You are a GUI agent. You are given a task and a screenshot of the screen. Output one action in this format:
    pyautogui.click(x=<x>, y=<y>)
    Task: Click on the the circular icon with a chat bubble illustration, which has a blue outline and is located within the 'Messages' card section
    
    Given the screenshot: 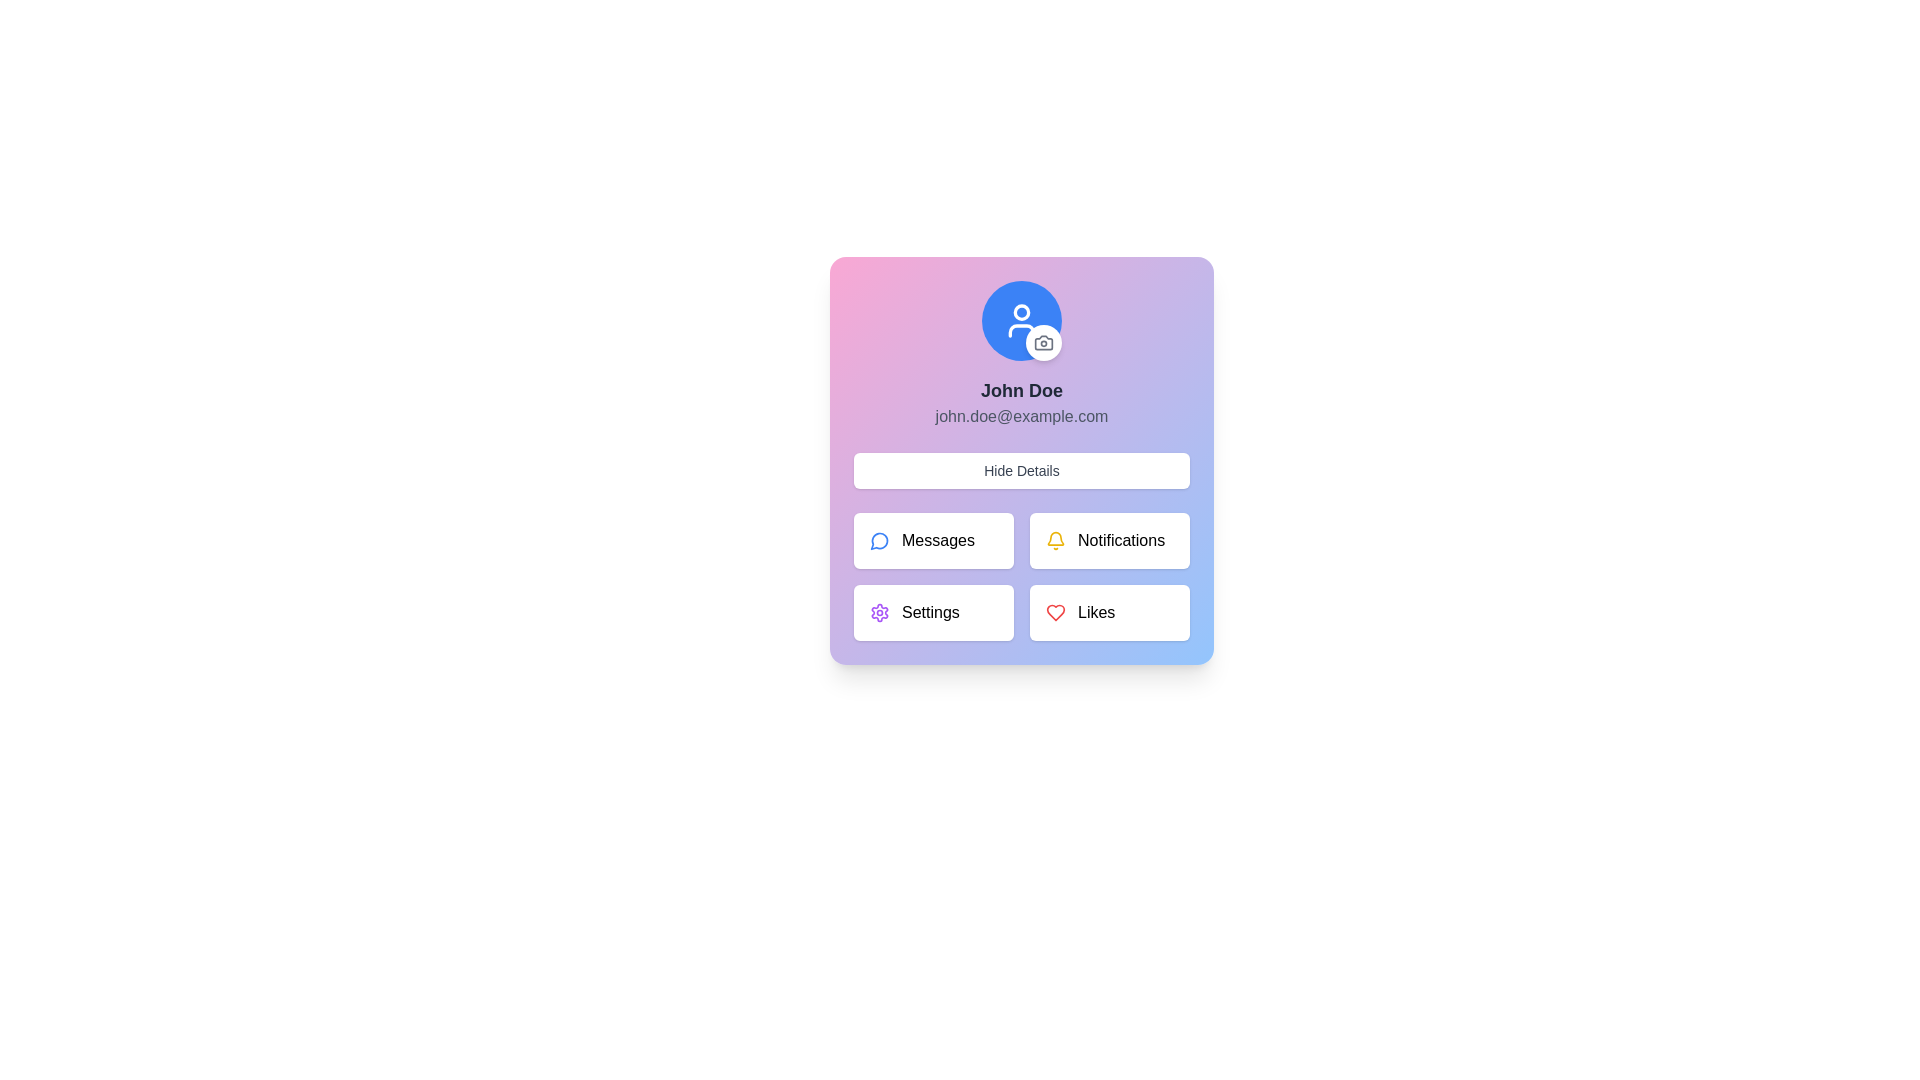 What is the action you would take?
    pyautogui.click(x=879, y=540)
    